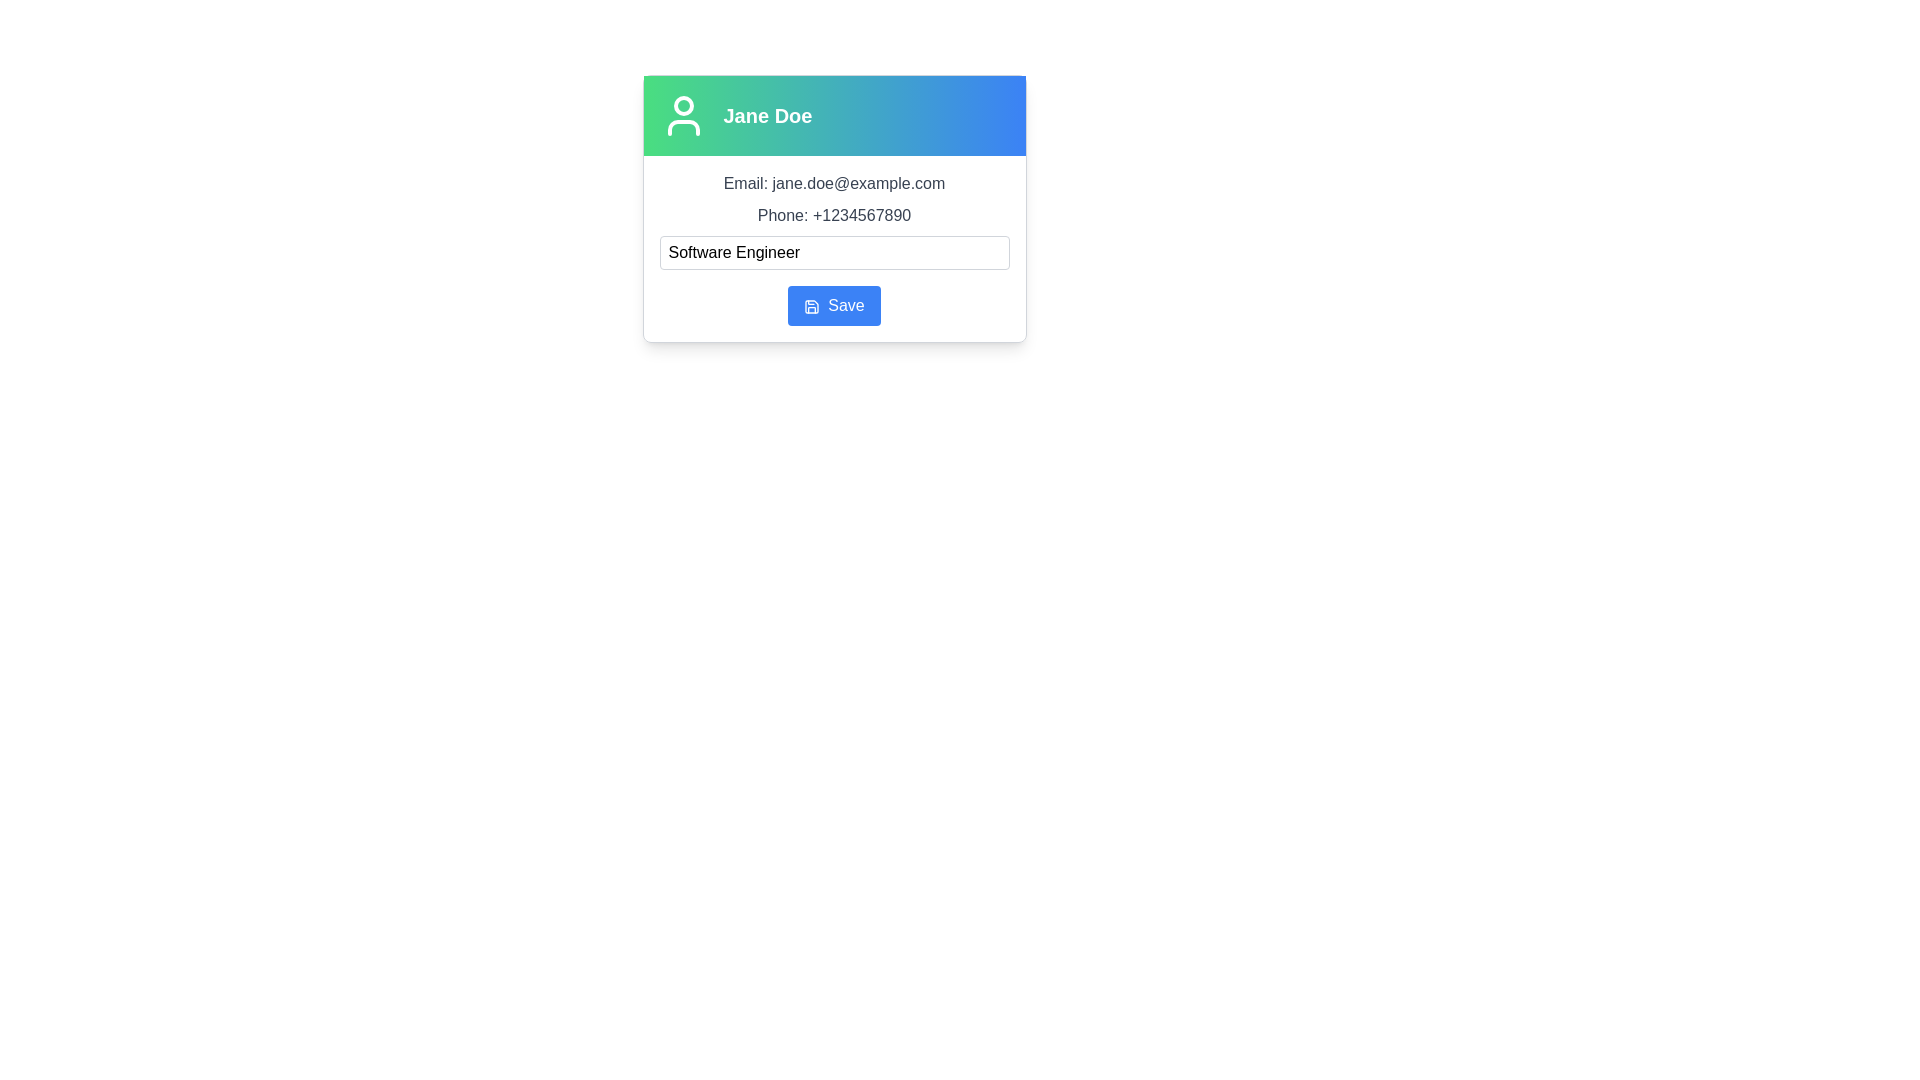 The width and height of the screenshot is (1920, 1080). Describe the element at coordinates (767, 115) in the screenshot. I see `text label displaying 'Jane Doe' which is bold and large, centered horizontally within a gradient background from green to blue, located near the top center of the card-style layout` at that location.